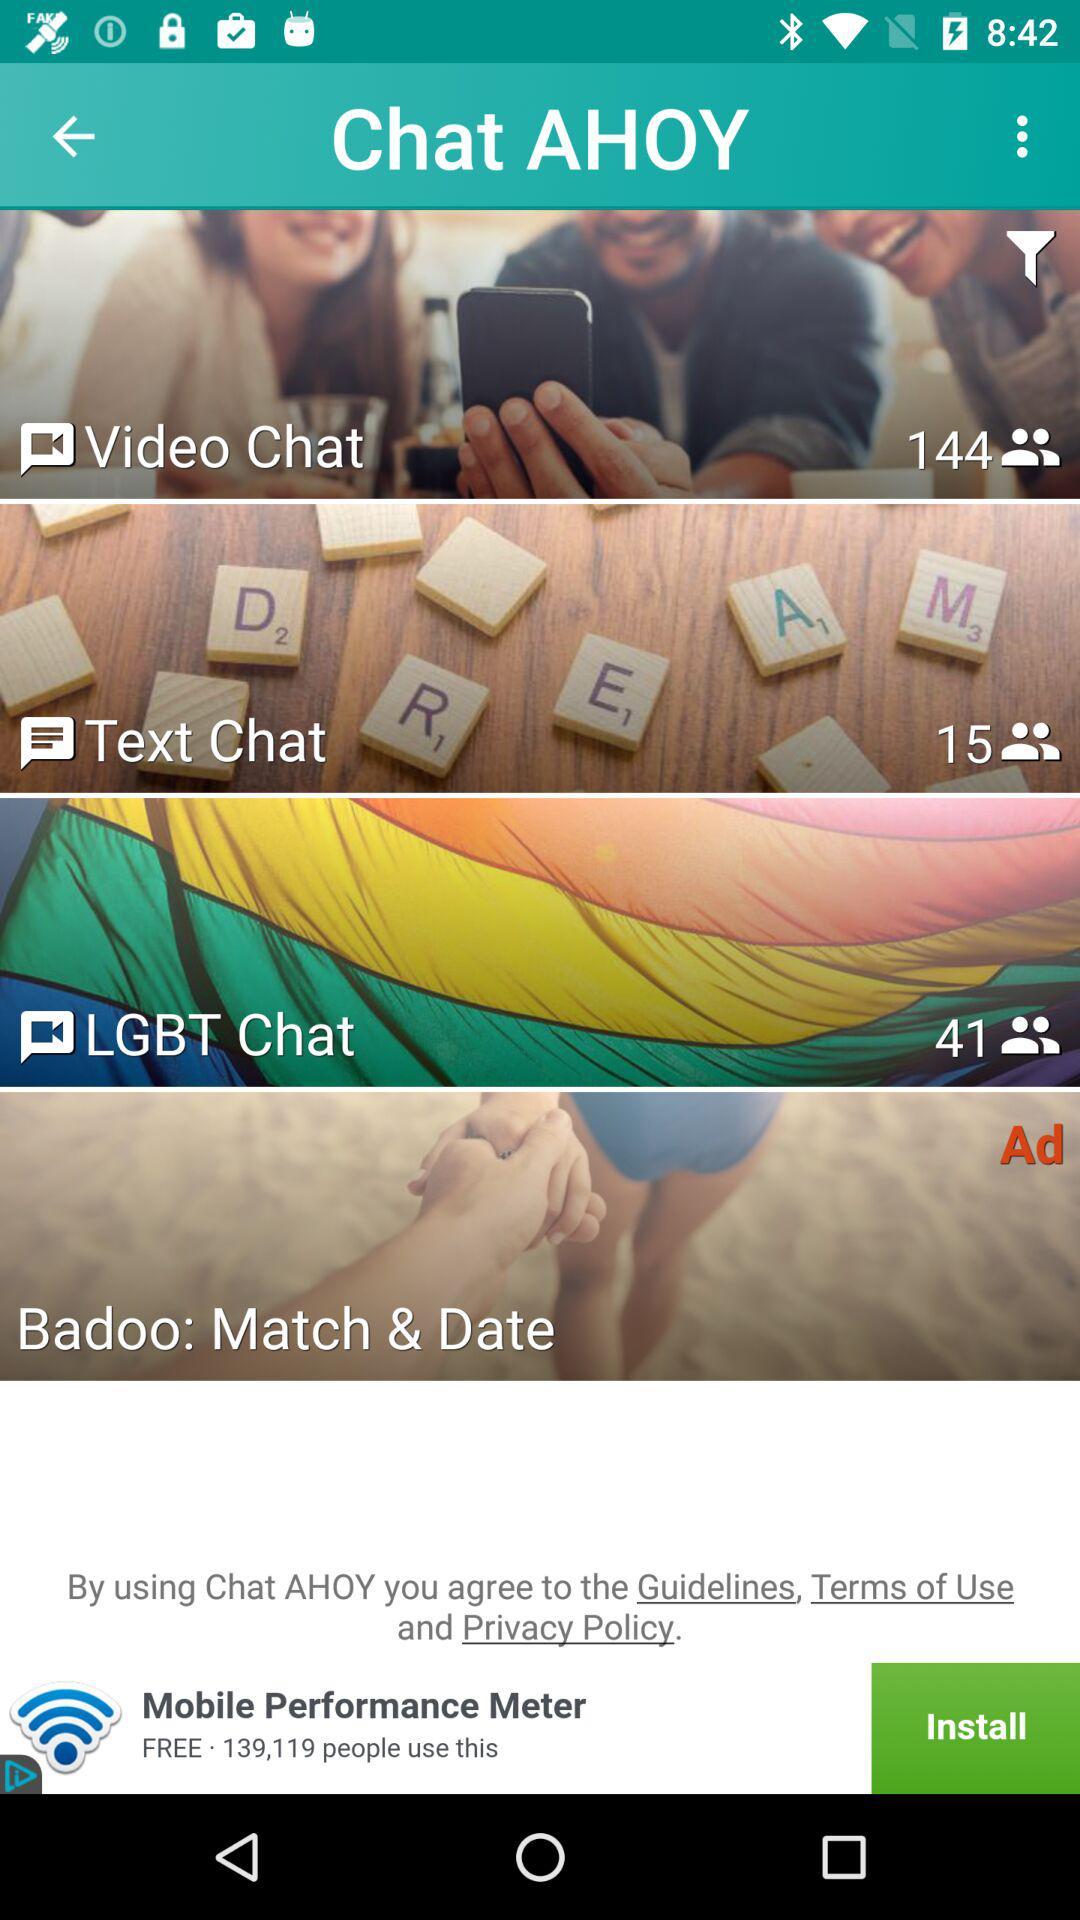 Image resolution: width=1080 pixels, height=1920 pixels. Describe the element at coordinates (962, 741) in the screenshot. I see `item to the right of text chat icon` at that location.